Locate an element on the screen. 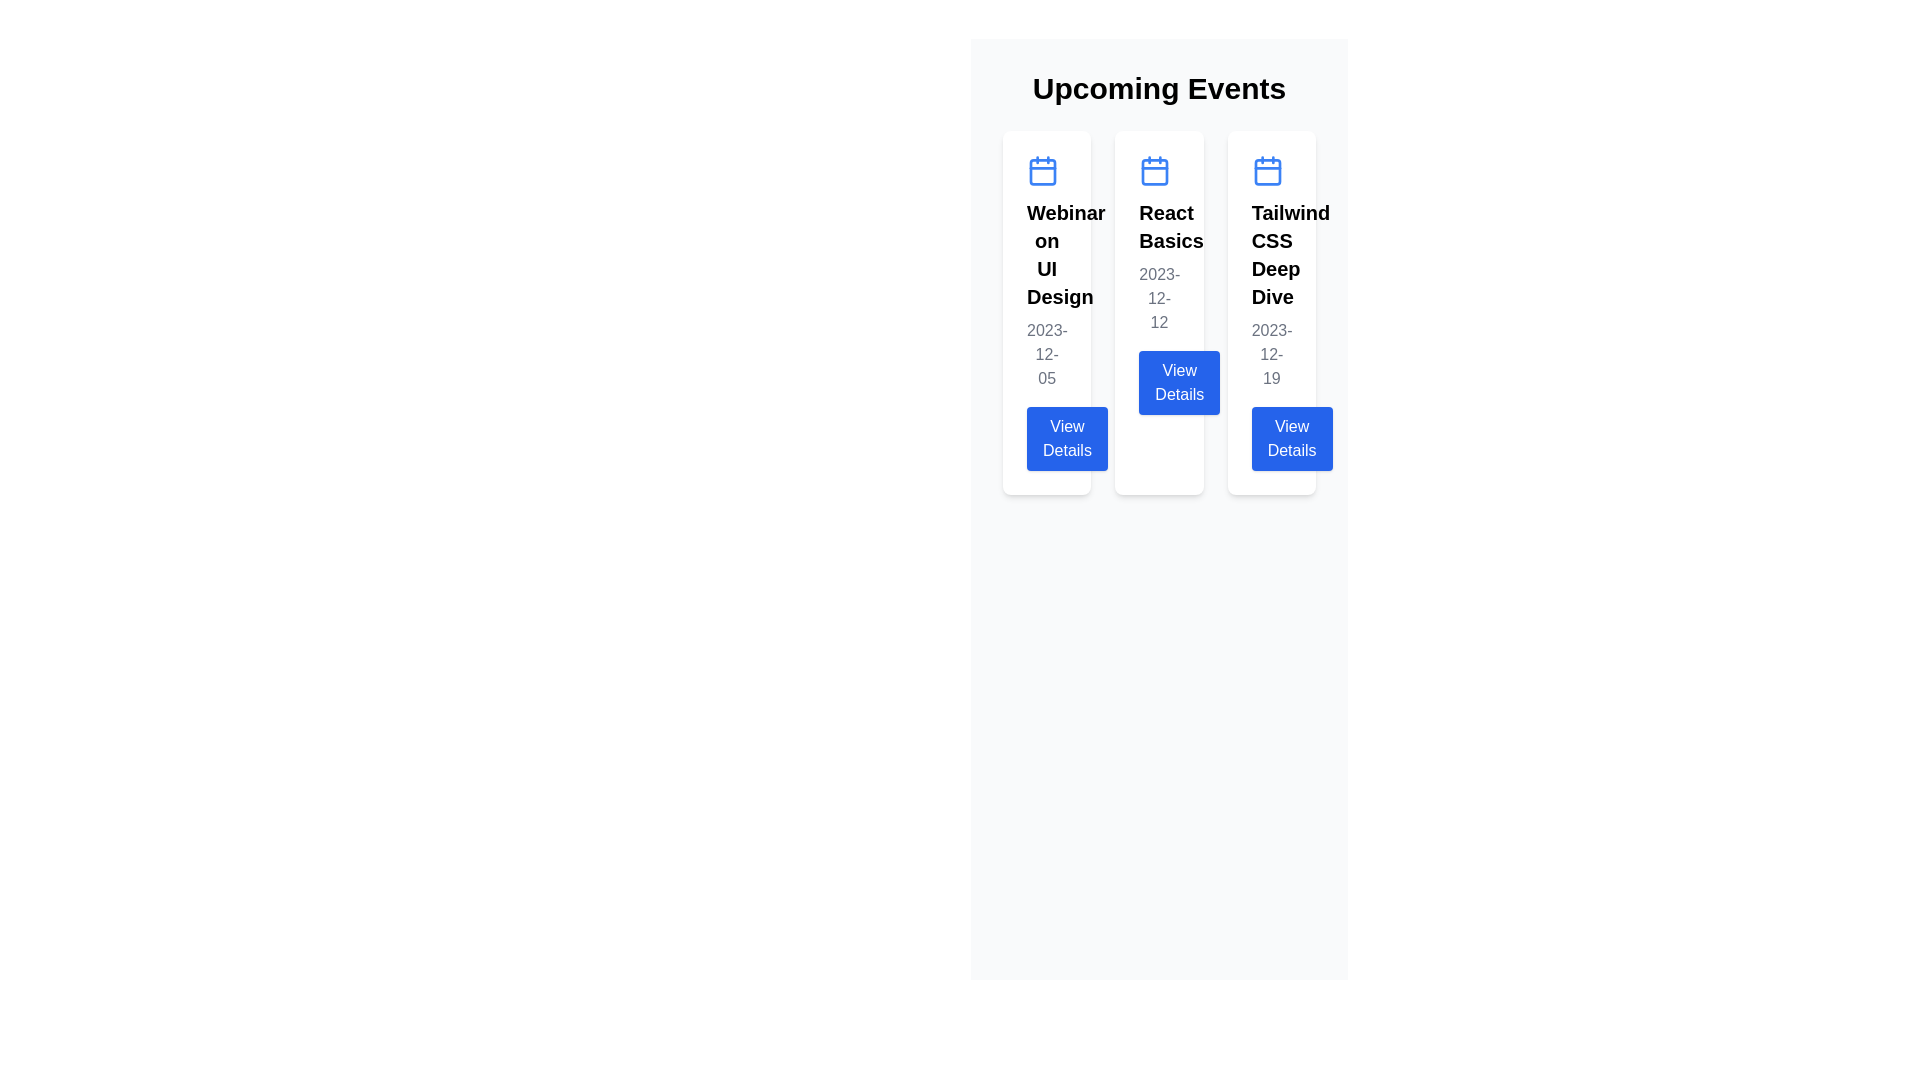 Image resolution: width=1920 pixels, height=1080 pixels. event title text displayed at the top center of the leftmost card under the 'Upcoming Events' section for identification is located at coordinates (1046, 253).